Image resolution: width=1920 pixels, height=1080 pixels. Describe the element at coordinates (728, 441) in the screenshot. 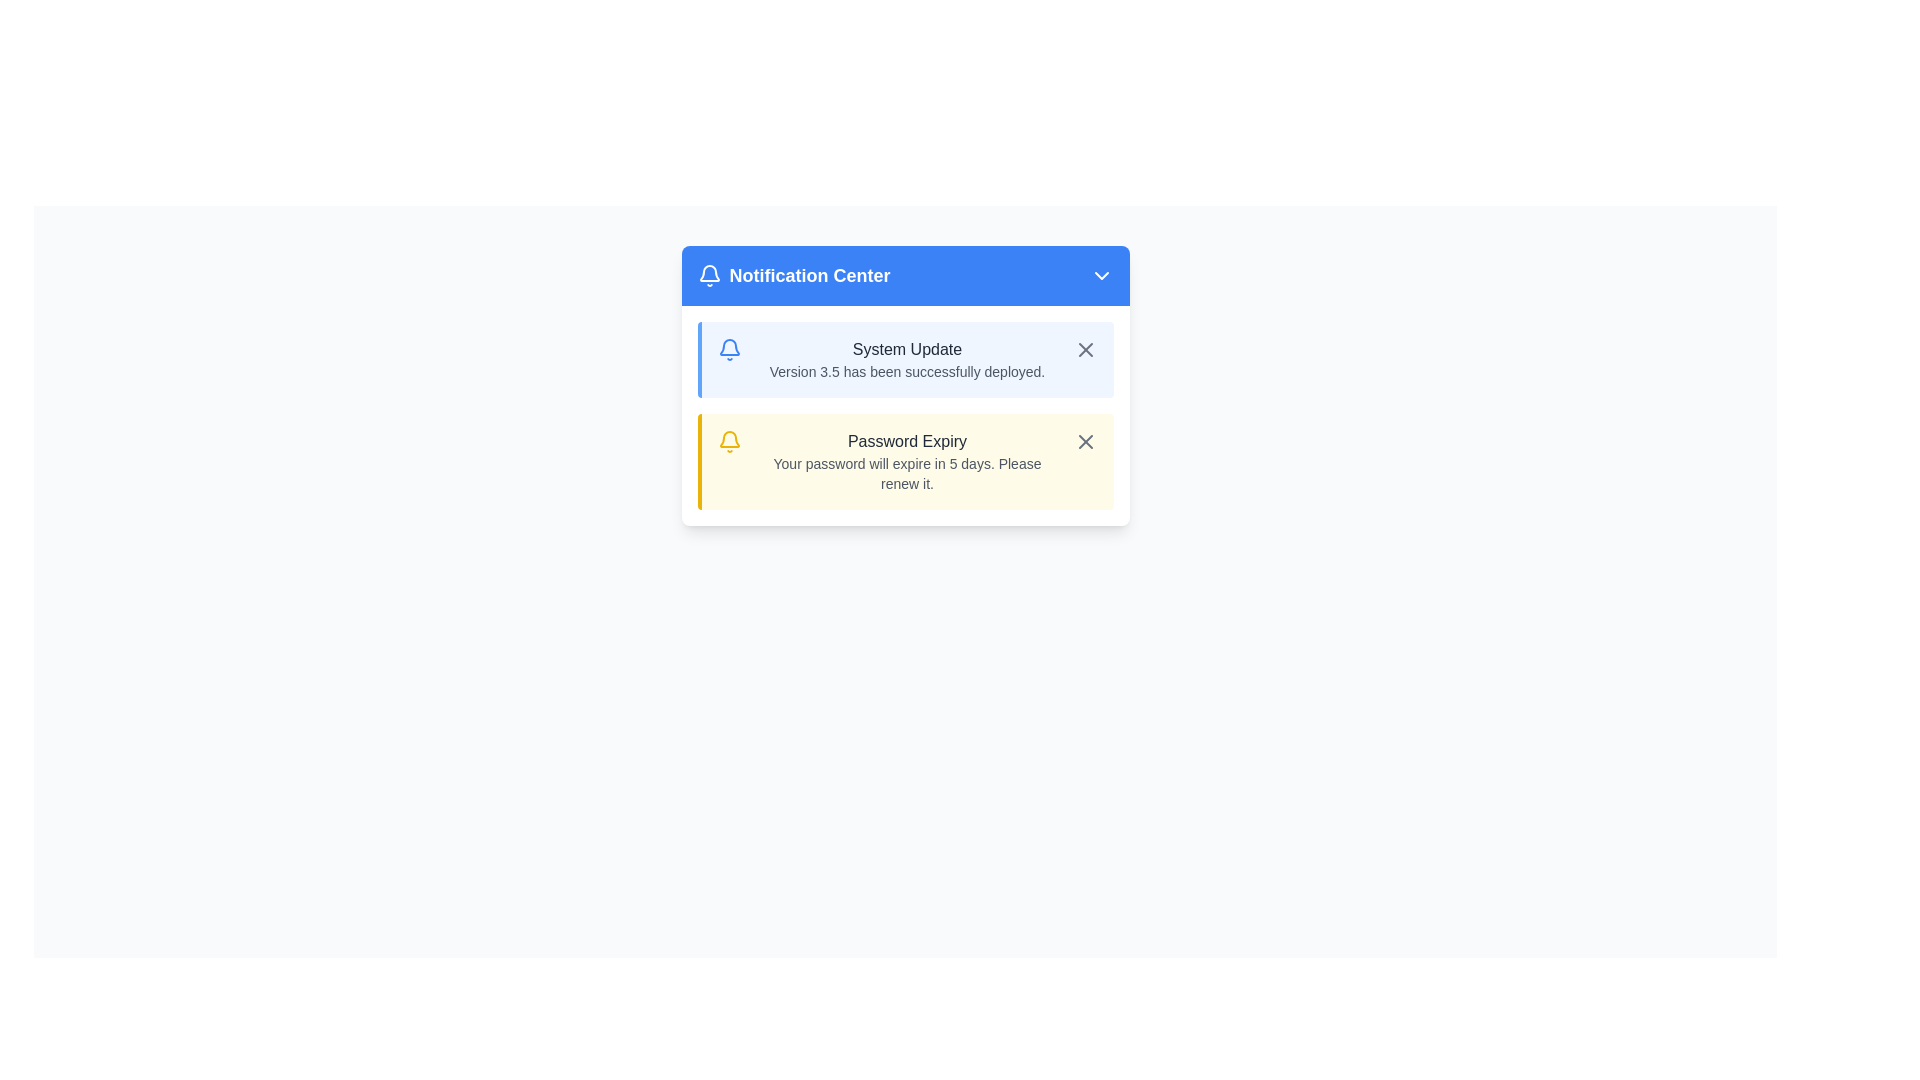

I see `the yellow bell icon indicating a notification for 'Password Expiry', located to the left of the notification text` at that location.